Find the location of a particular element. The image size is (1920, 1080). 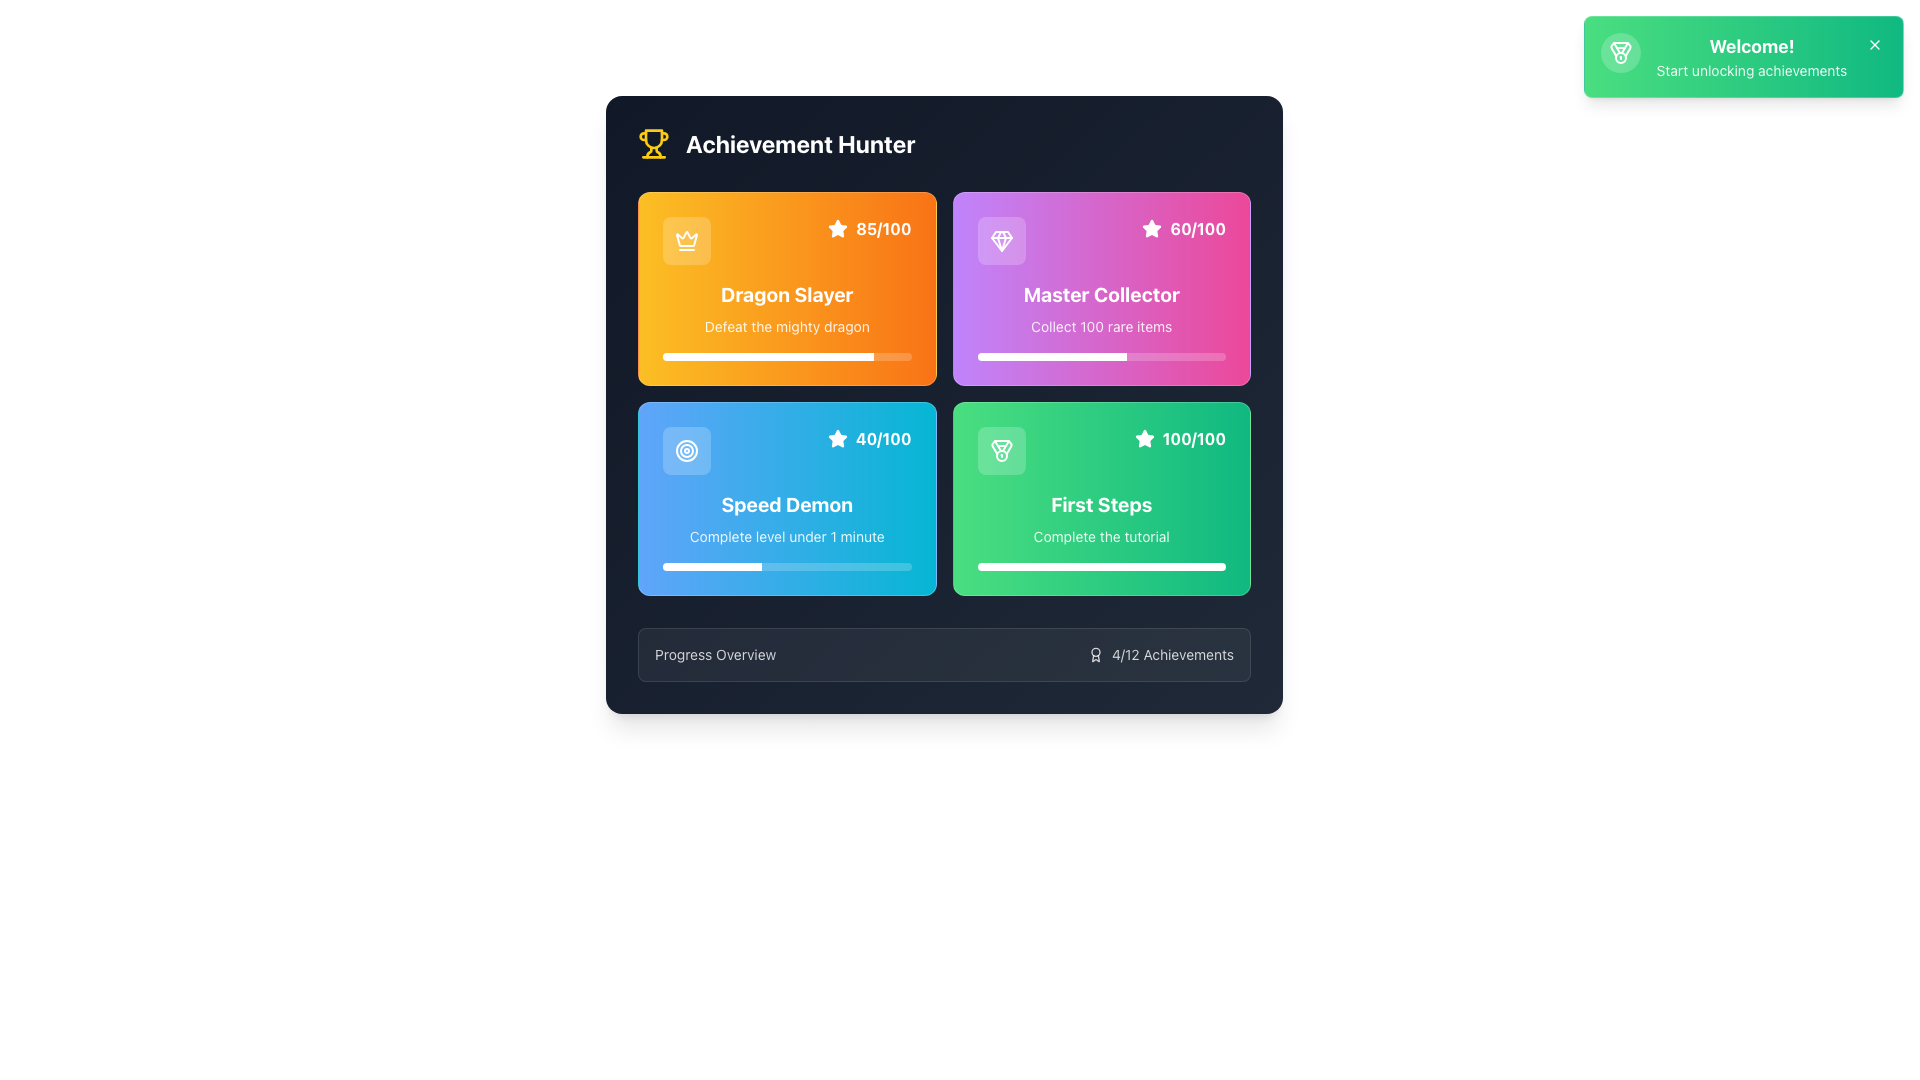

the text displaying the numerical achievement score for the 'Dragon Slayer' task, which is located in the top-left of the orange background card next to a small star icon is located at coordinates (882, 227).